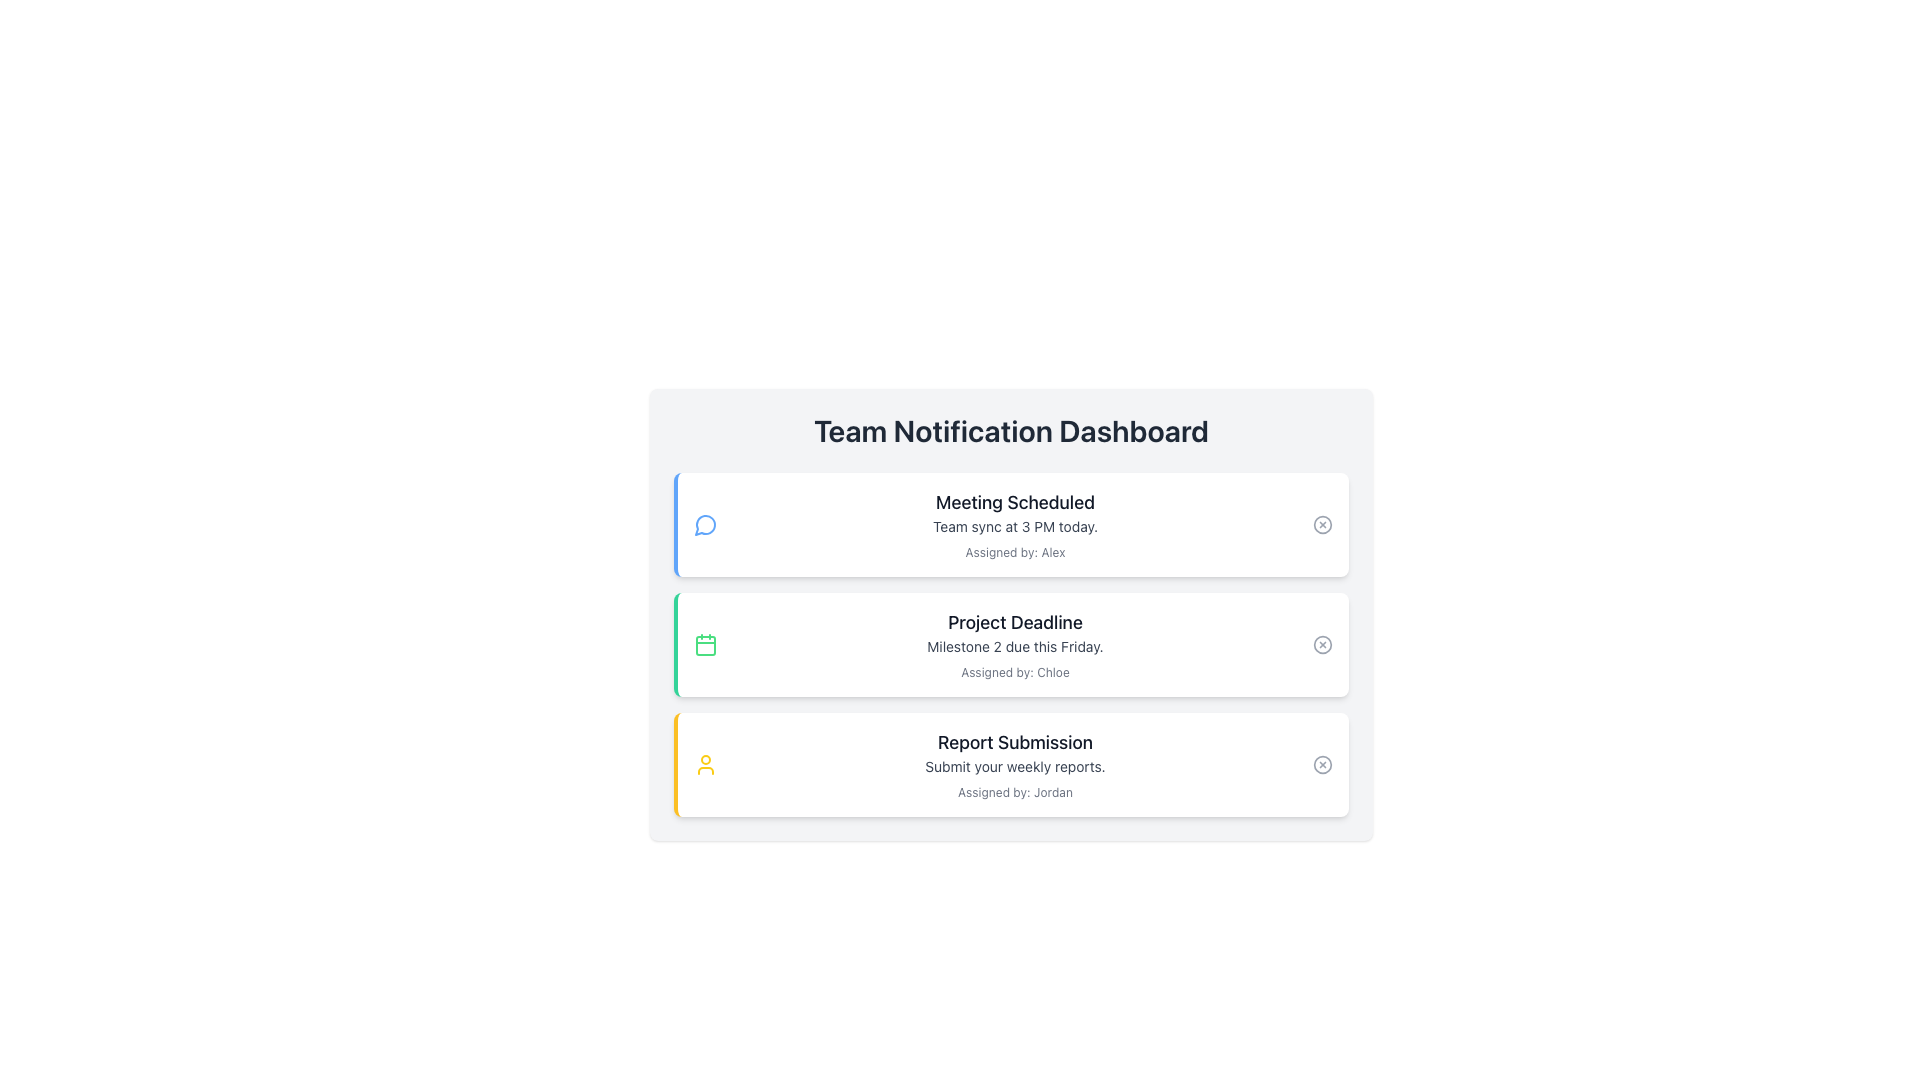 The height and width of the screenshot is (1080, 1920). What do you see at coordinates (1323, 764) in the screenshot?
I see `SVG circle element that represents a 'close' or 'remove' action in the bottom-right corner of the 'Report Submission' notification card` at bounding box center [1323, 764].